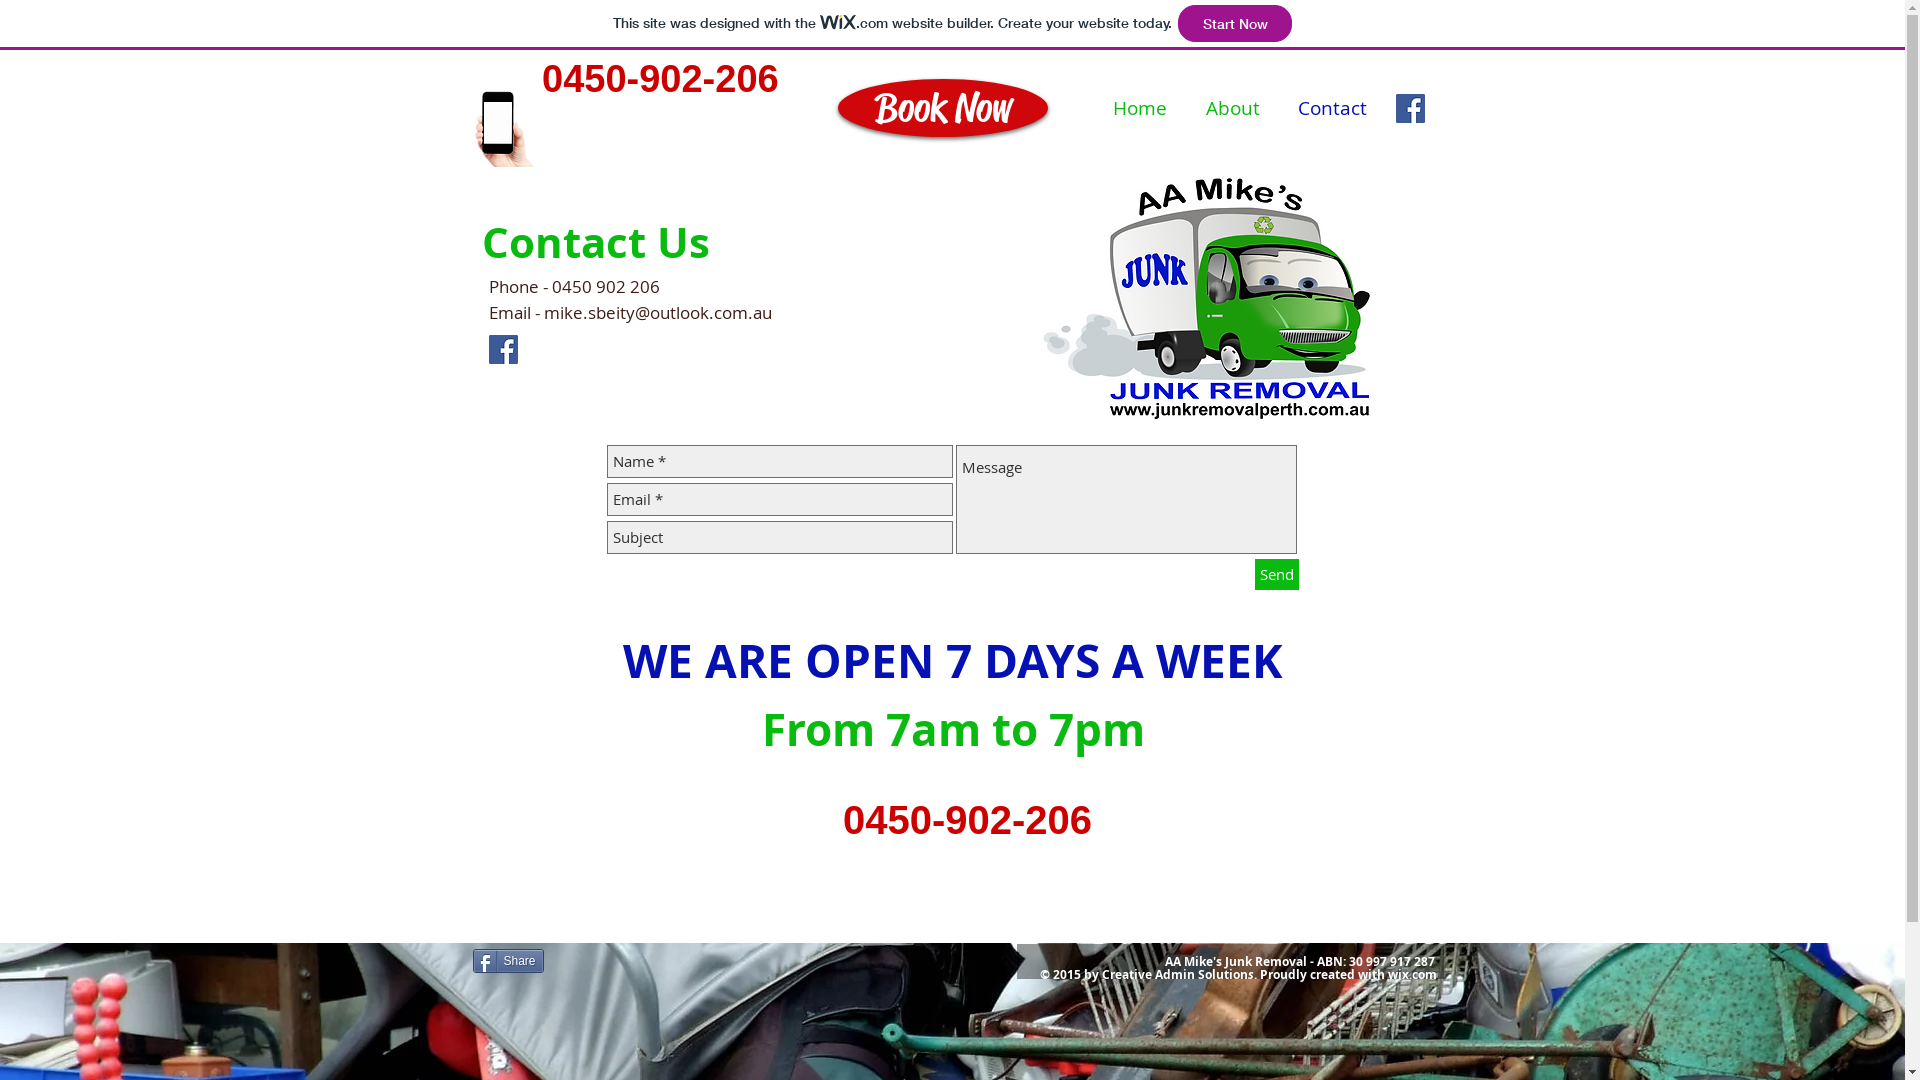  I want to click on 'About', so click(1231, 108).